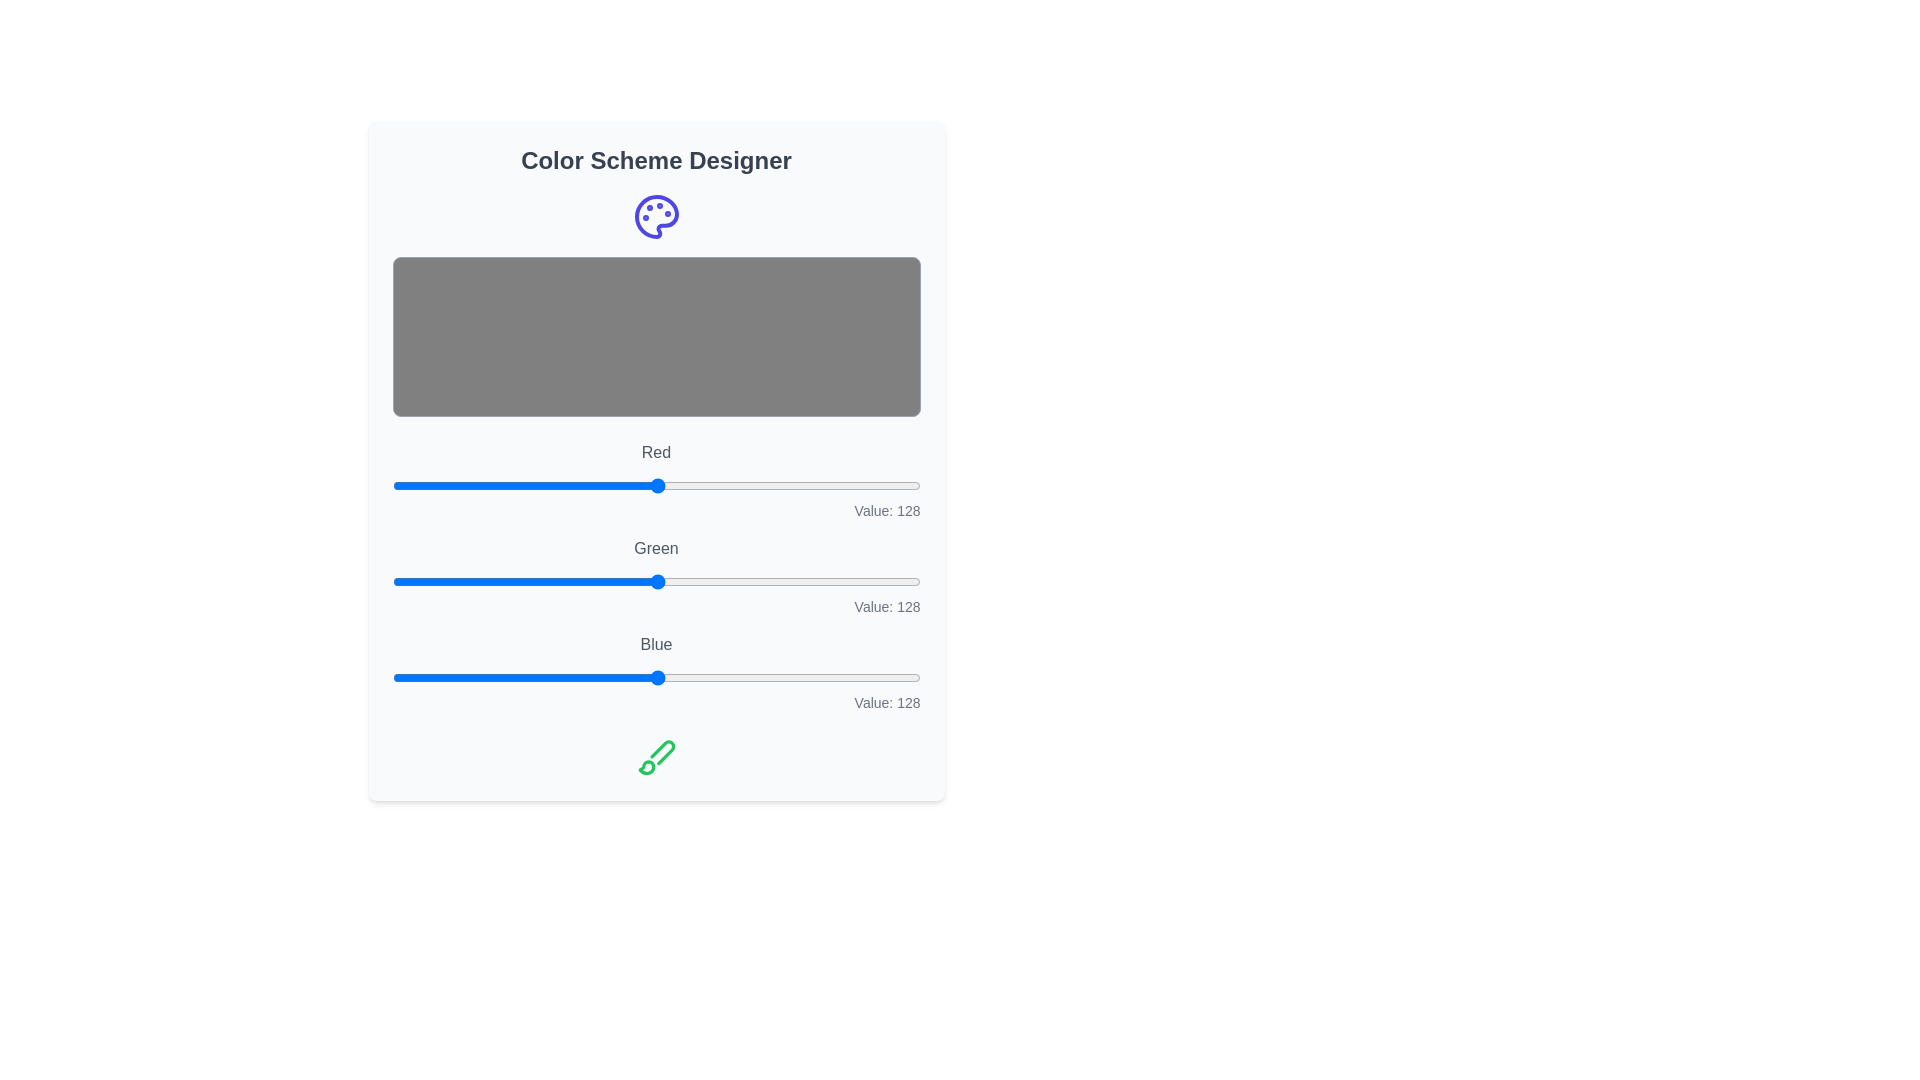 This screenshot has width=1920, height=1080. What do you see at coordinates (835, 582) in the screenshot?
I see `the slider` at bounding box center [835, 582].